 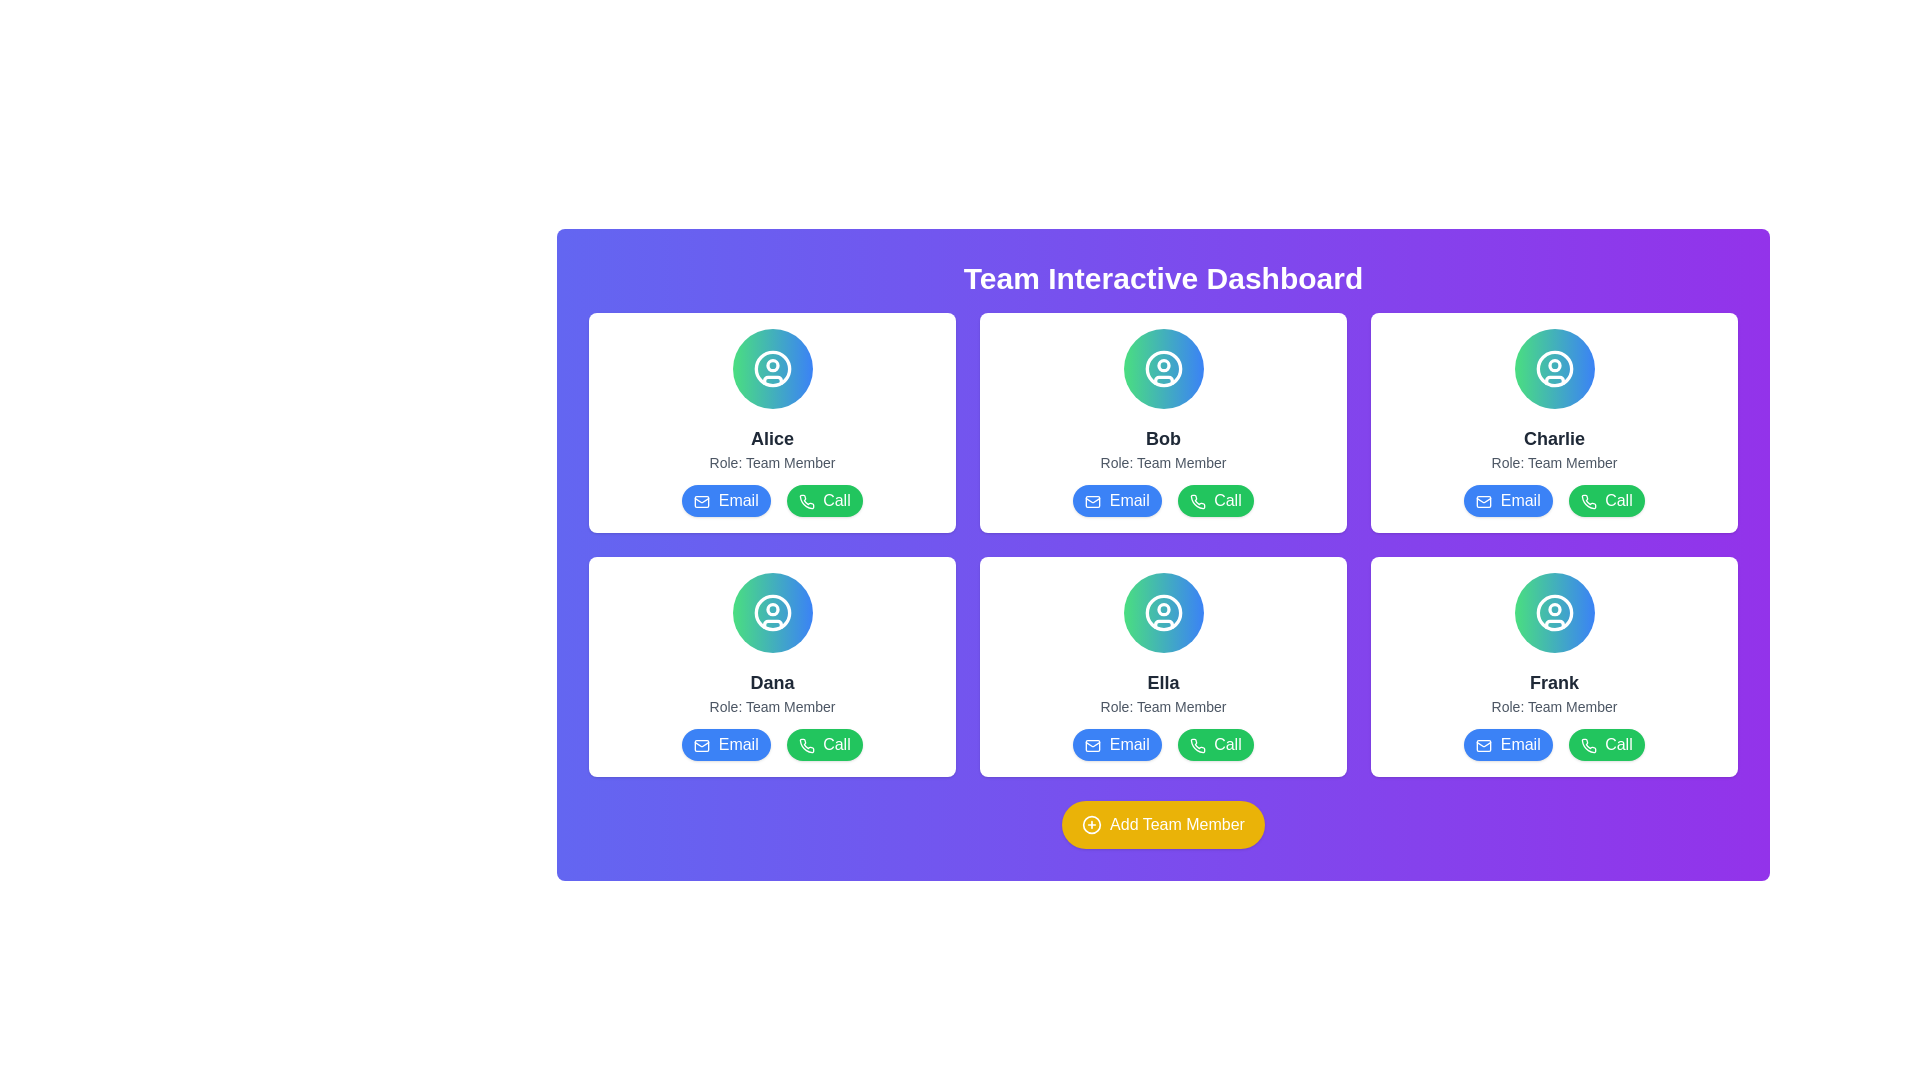 I want to click on the small circular shape located within the user profile icon of the 'Alice' team member card, positioned towards the upper center part of the icon, so click(x=771, y=365).